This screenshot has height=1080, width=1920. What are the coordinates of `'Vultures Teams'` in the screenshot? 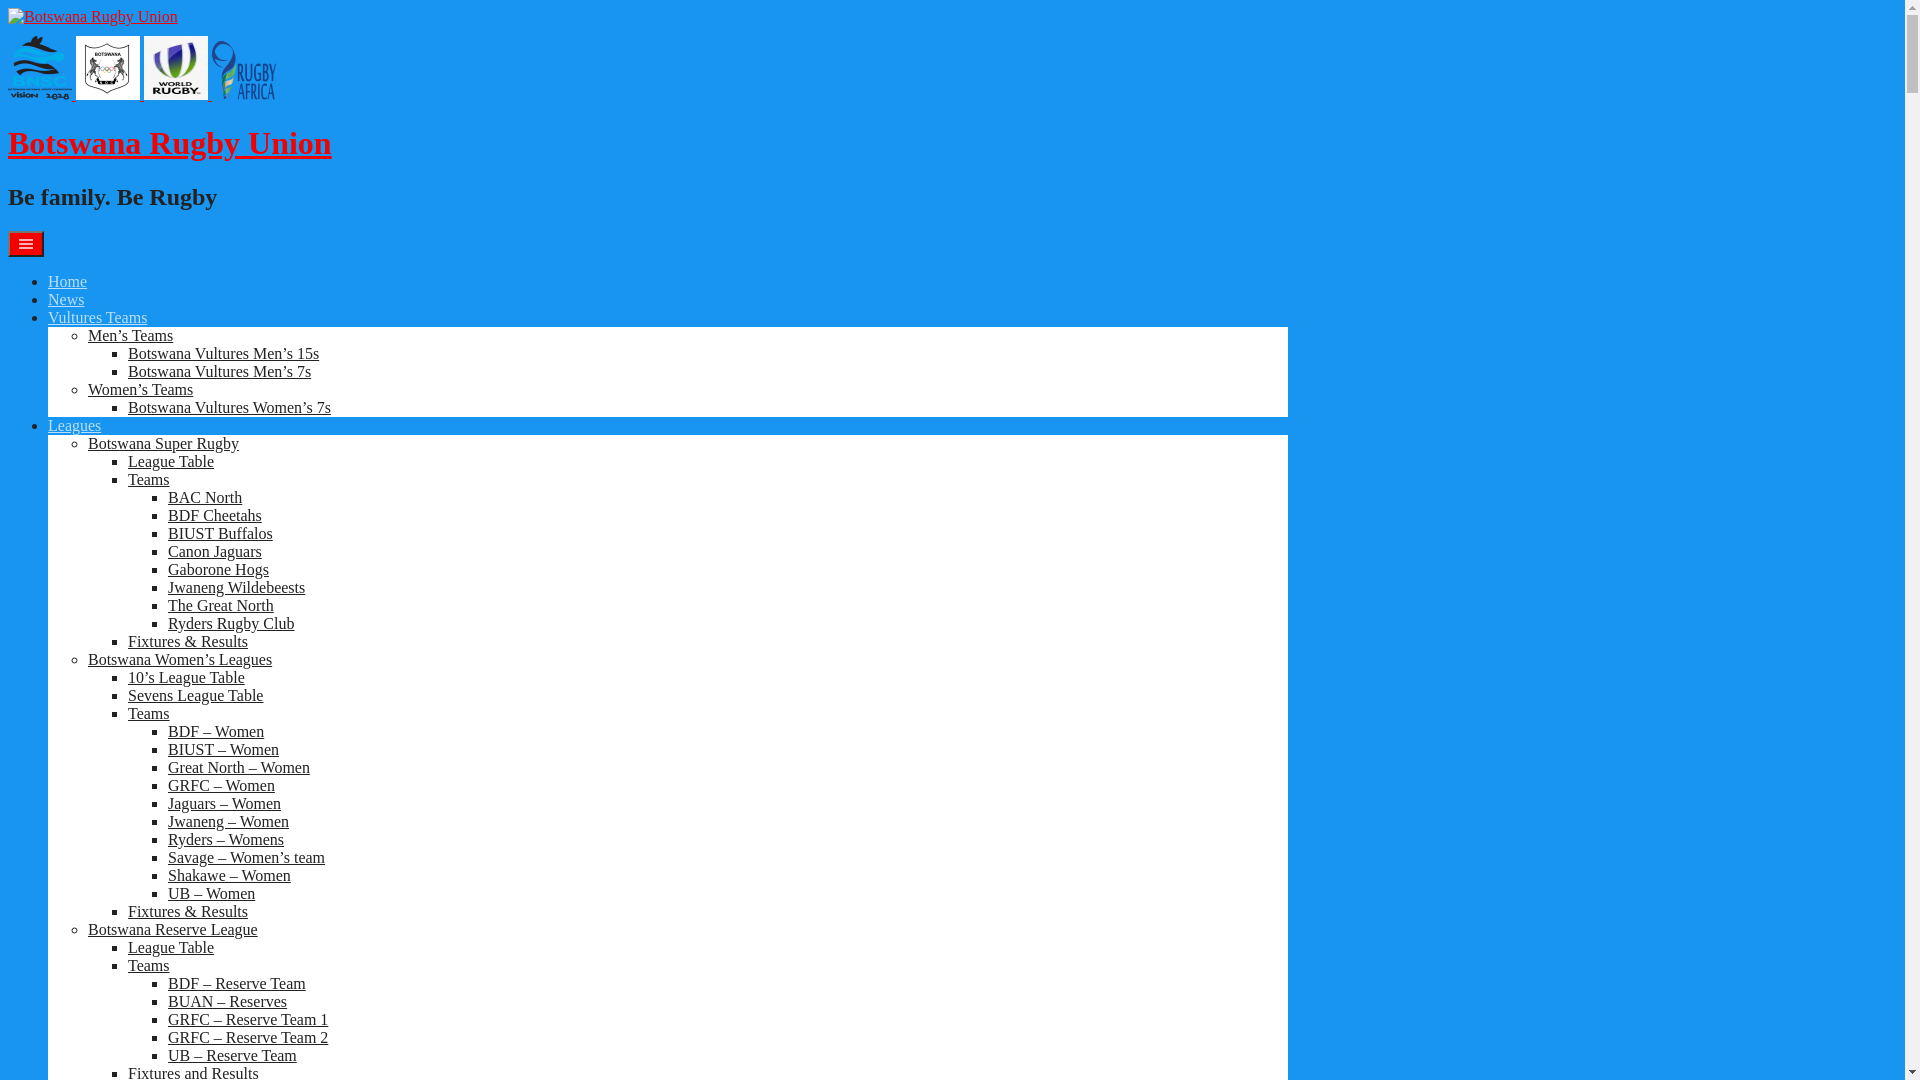 It's located at (48, 316).